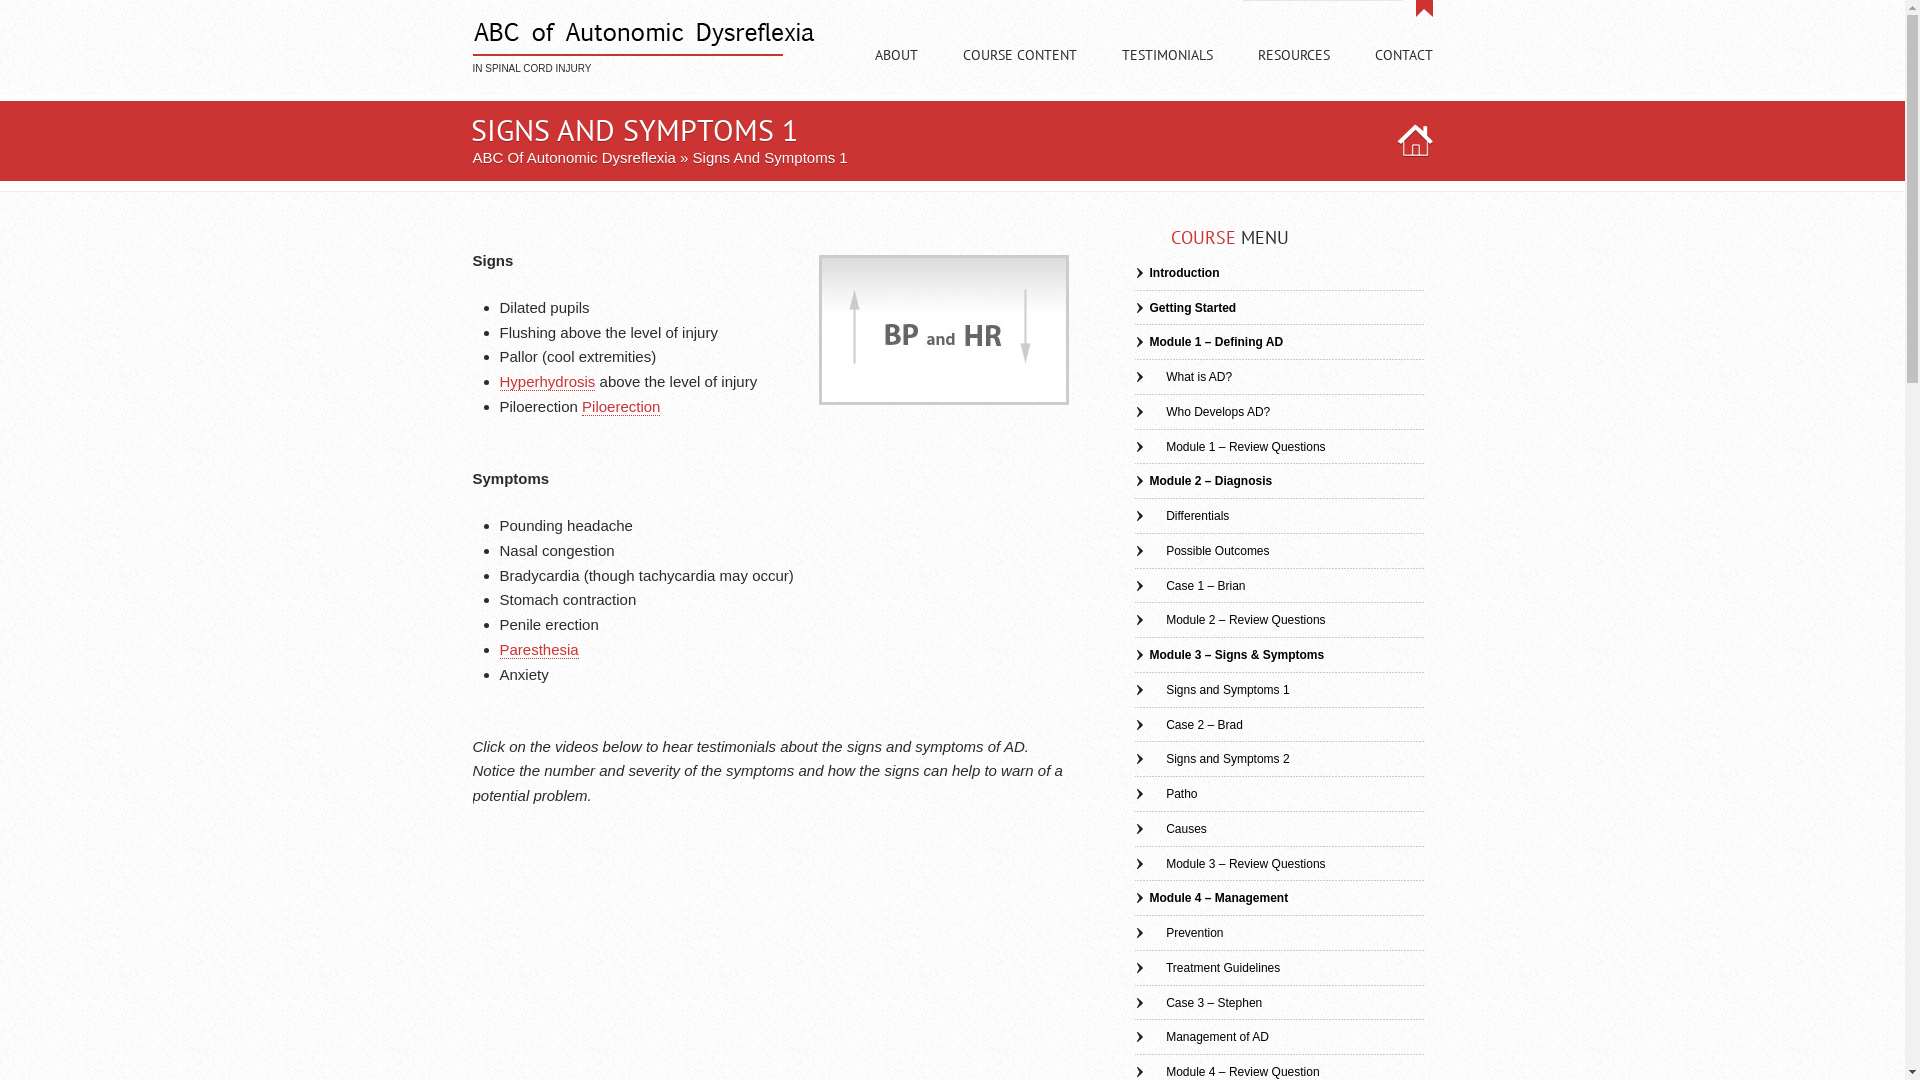 The height and width of the screenshot is (1080, 1920). I want to click on '     Management of AD', so click(1133, 1036).